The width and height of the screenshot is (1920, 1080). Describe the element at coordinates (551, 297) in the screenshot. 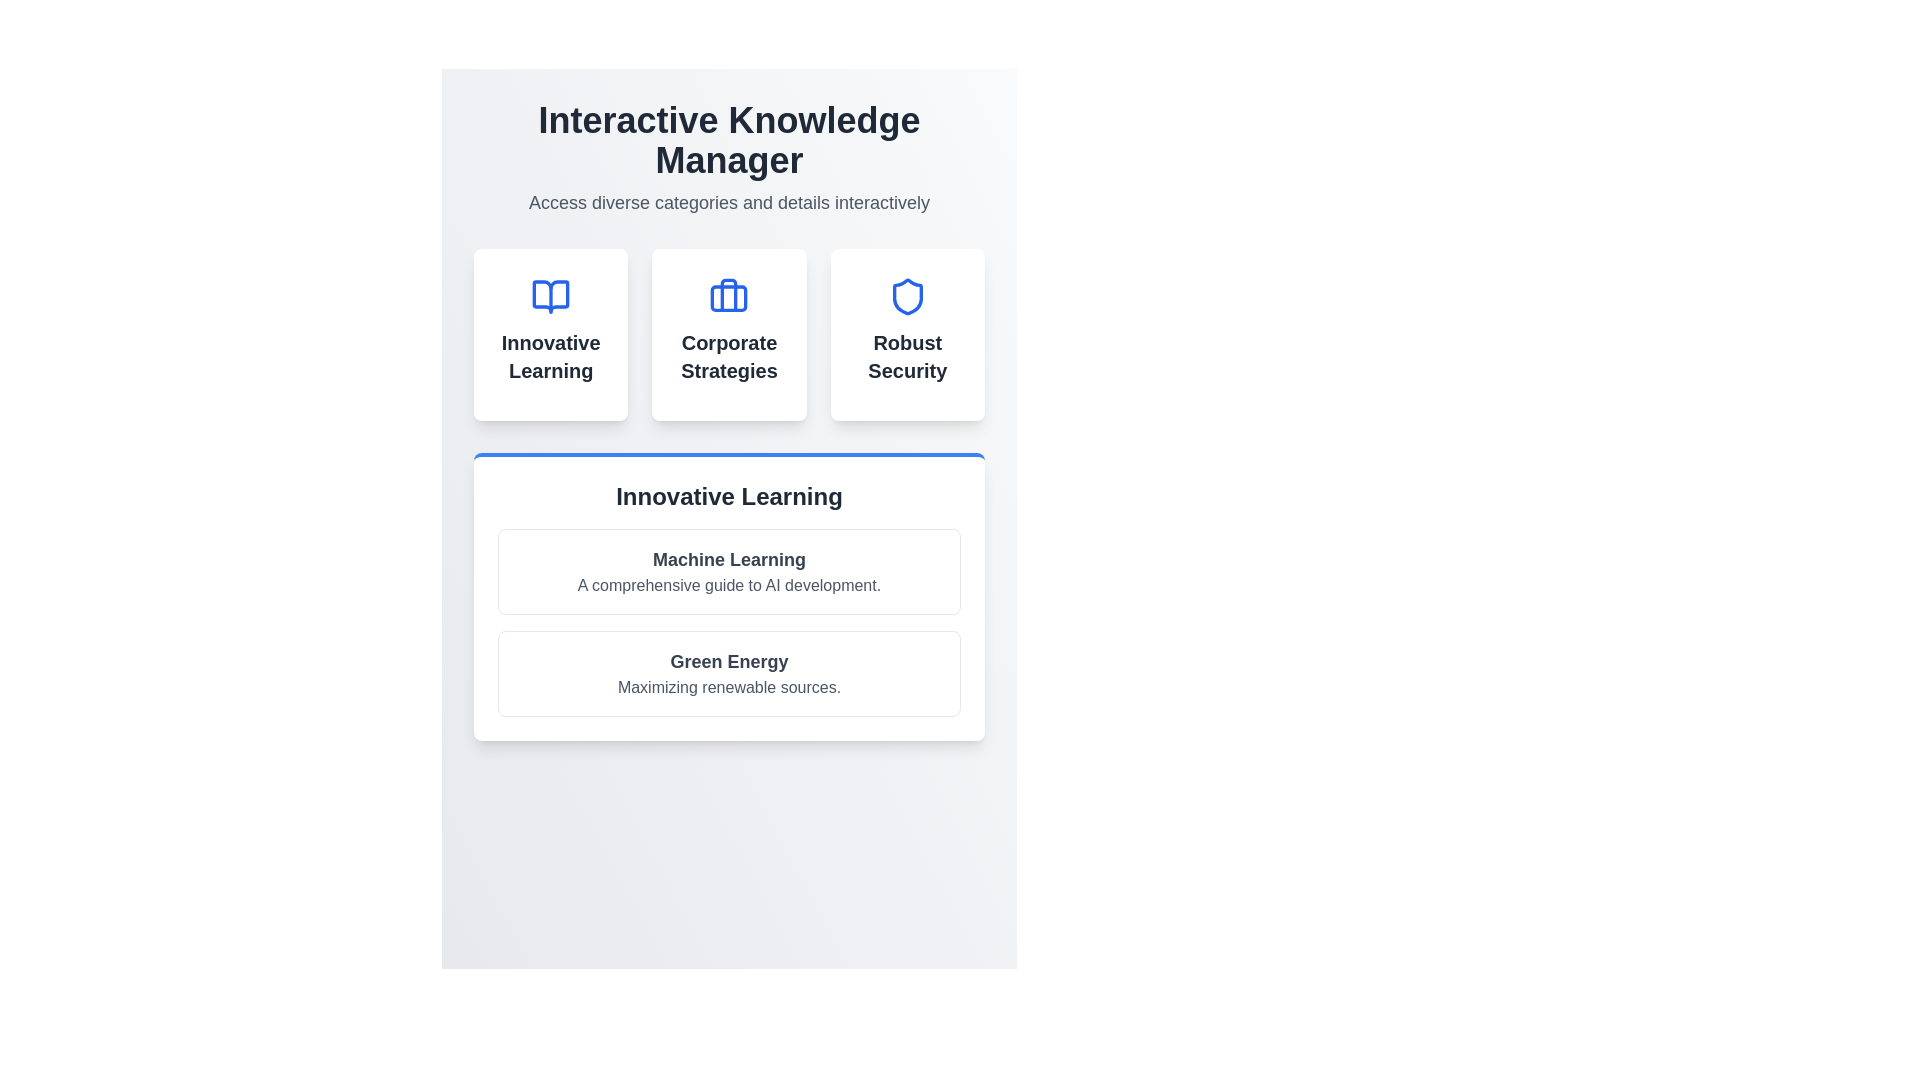

I see `the 'Innovative Learning' icon, which is the first item in the top-left section of a grid with rounded corners and a shadow effect` at that location.